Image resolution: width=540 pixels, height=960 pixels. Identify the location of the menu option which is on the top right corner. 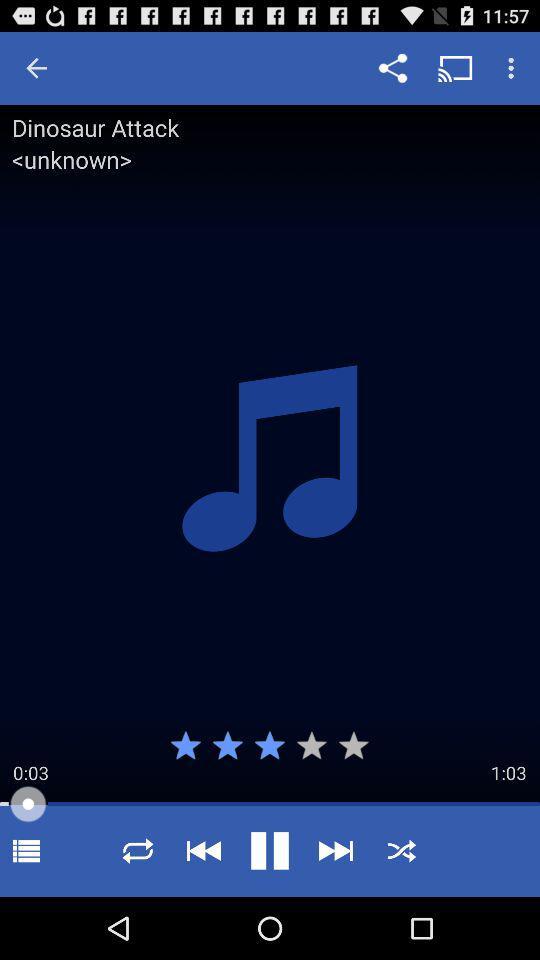
(514, 68).